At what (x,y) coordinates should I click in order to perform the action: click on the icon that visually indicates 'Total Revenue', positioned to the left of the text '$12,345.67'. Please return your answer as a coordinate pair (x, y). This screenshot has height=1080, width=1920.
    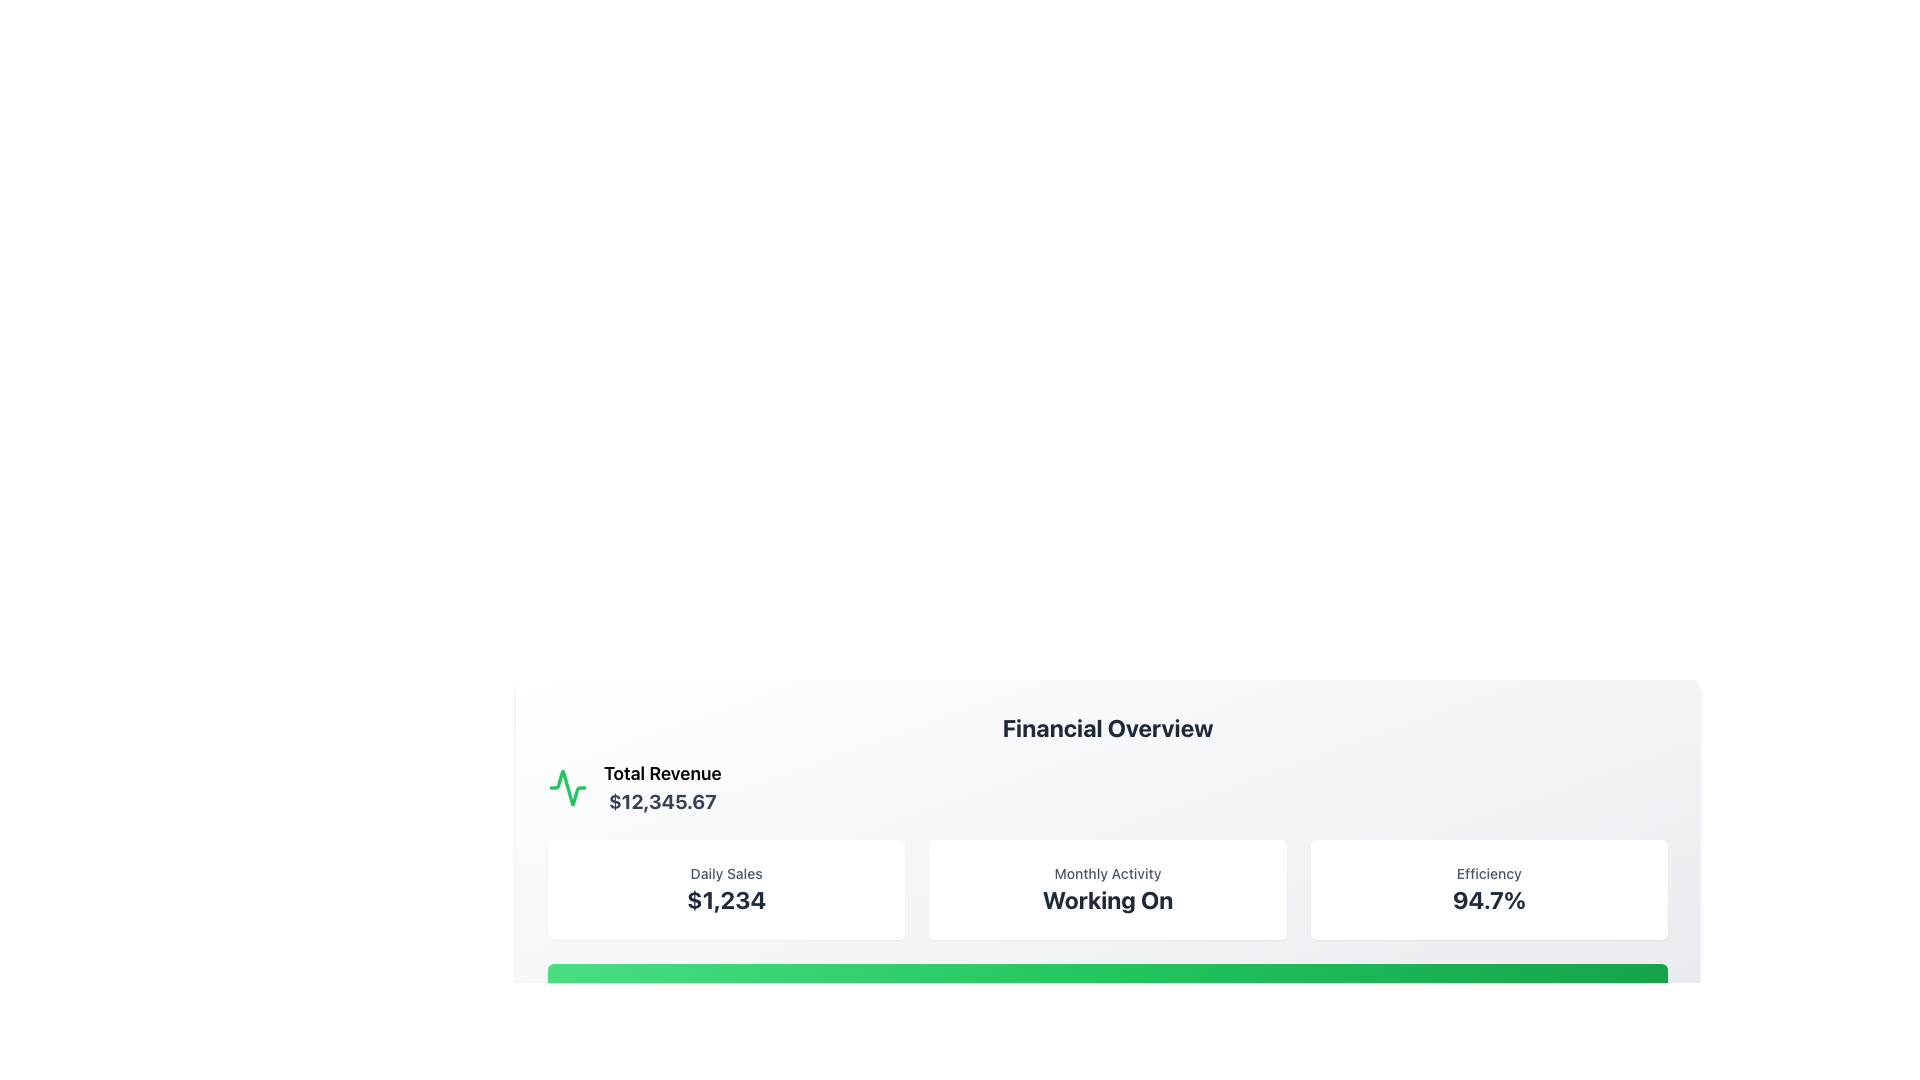
    Looking at the image, I should click on (566, 786).